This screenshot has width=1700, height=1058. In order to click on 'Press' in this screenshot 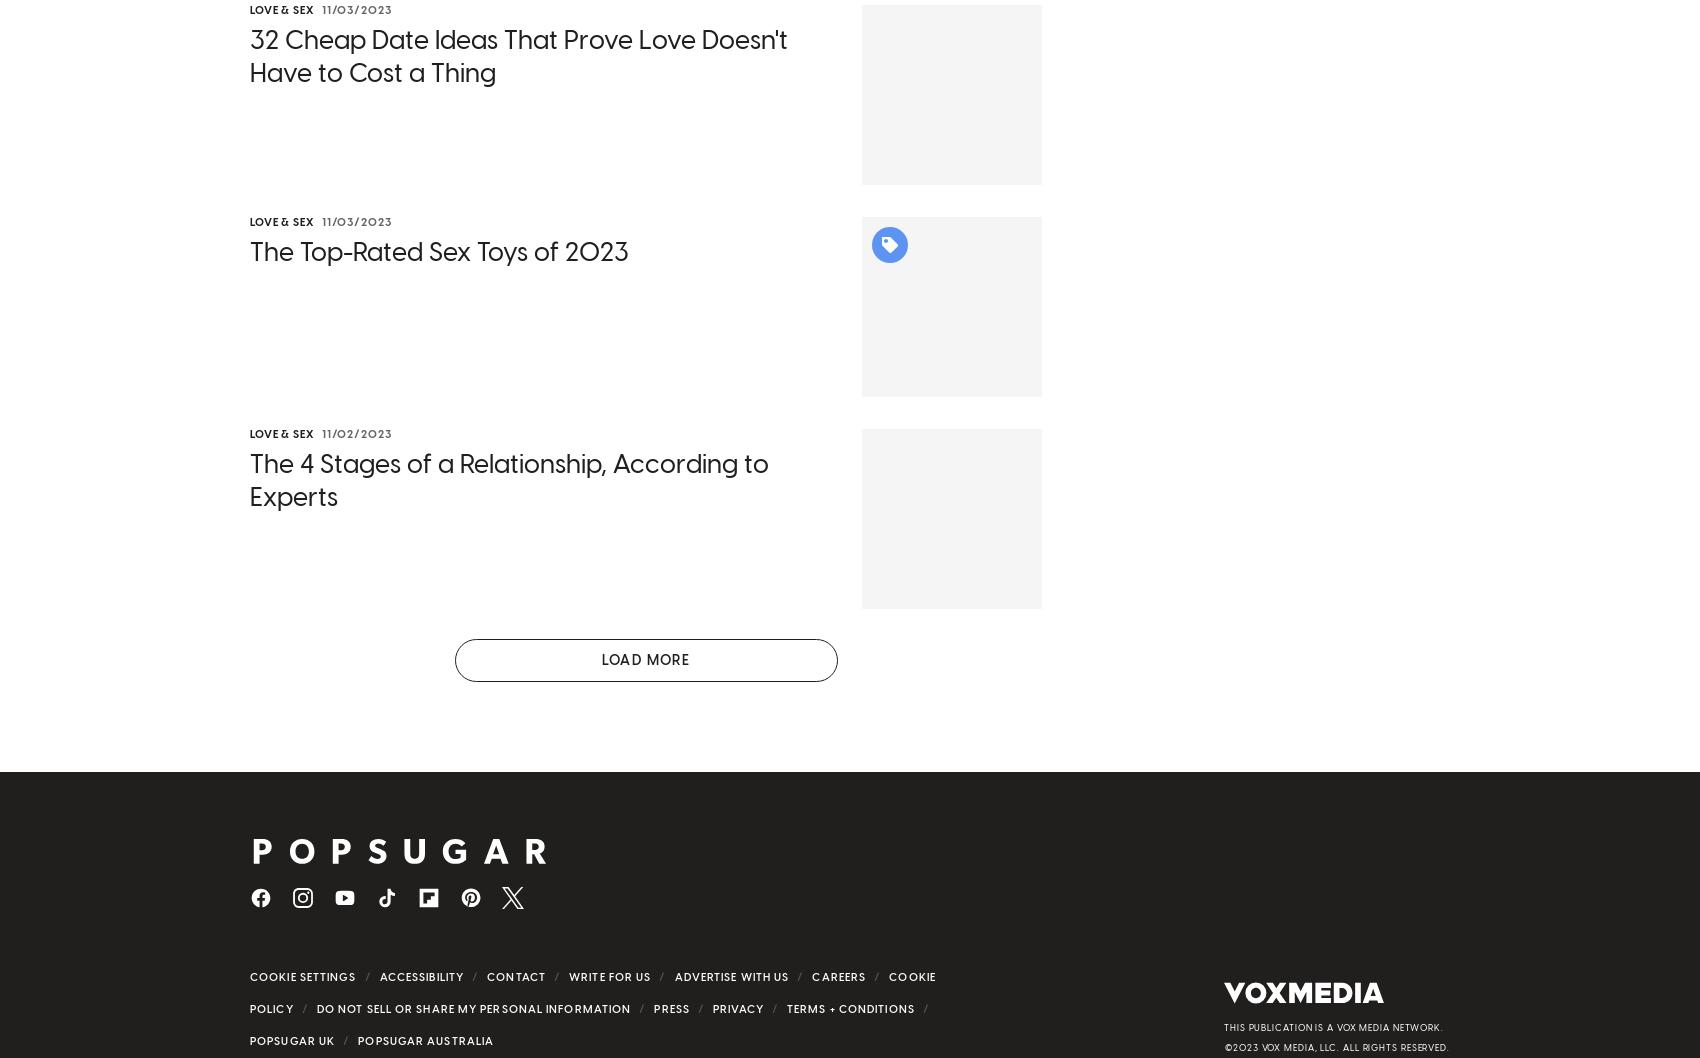, I will do `click(653, 1013)`.